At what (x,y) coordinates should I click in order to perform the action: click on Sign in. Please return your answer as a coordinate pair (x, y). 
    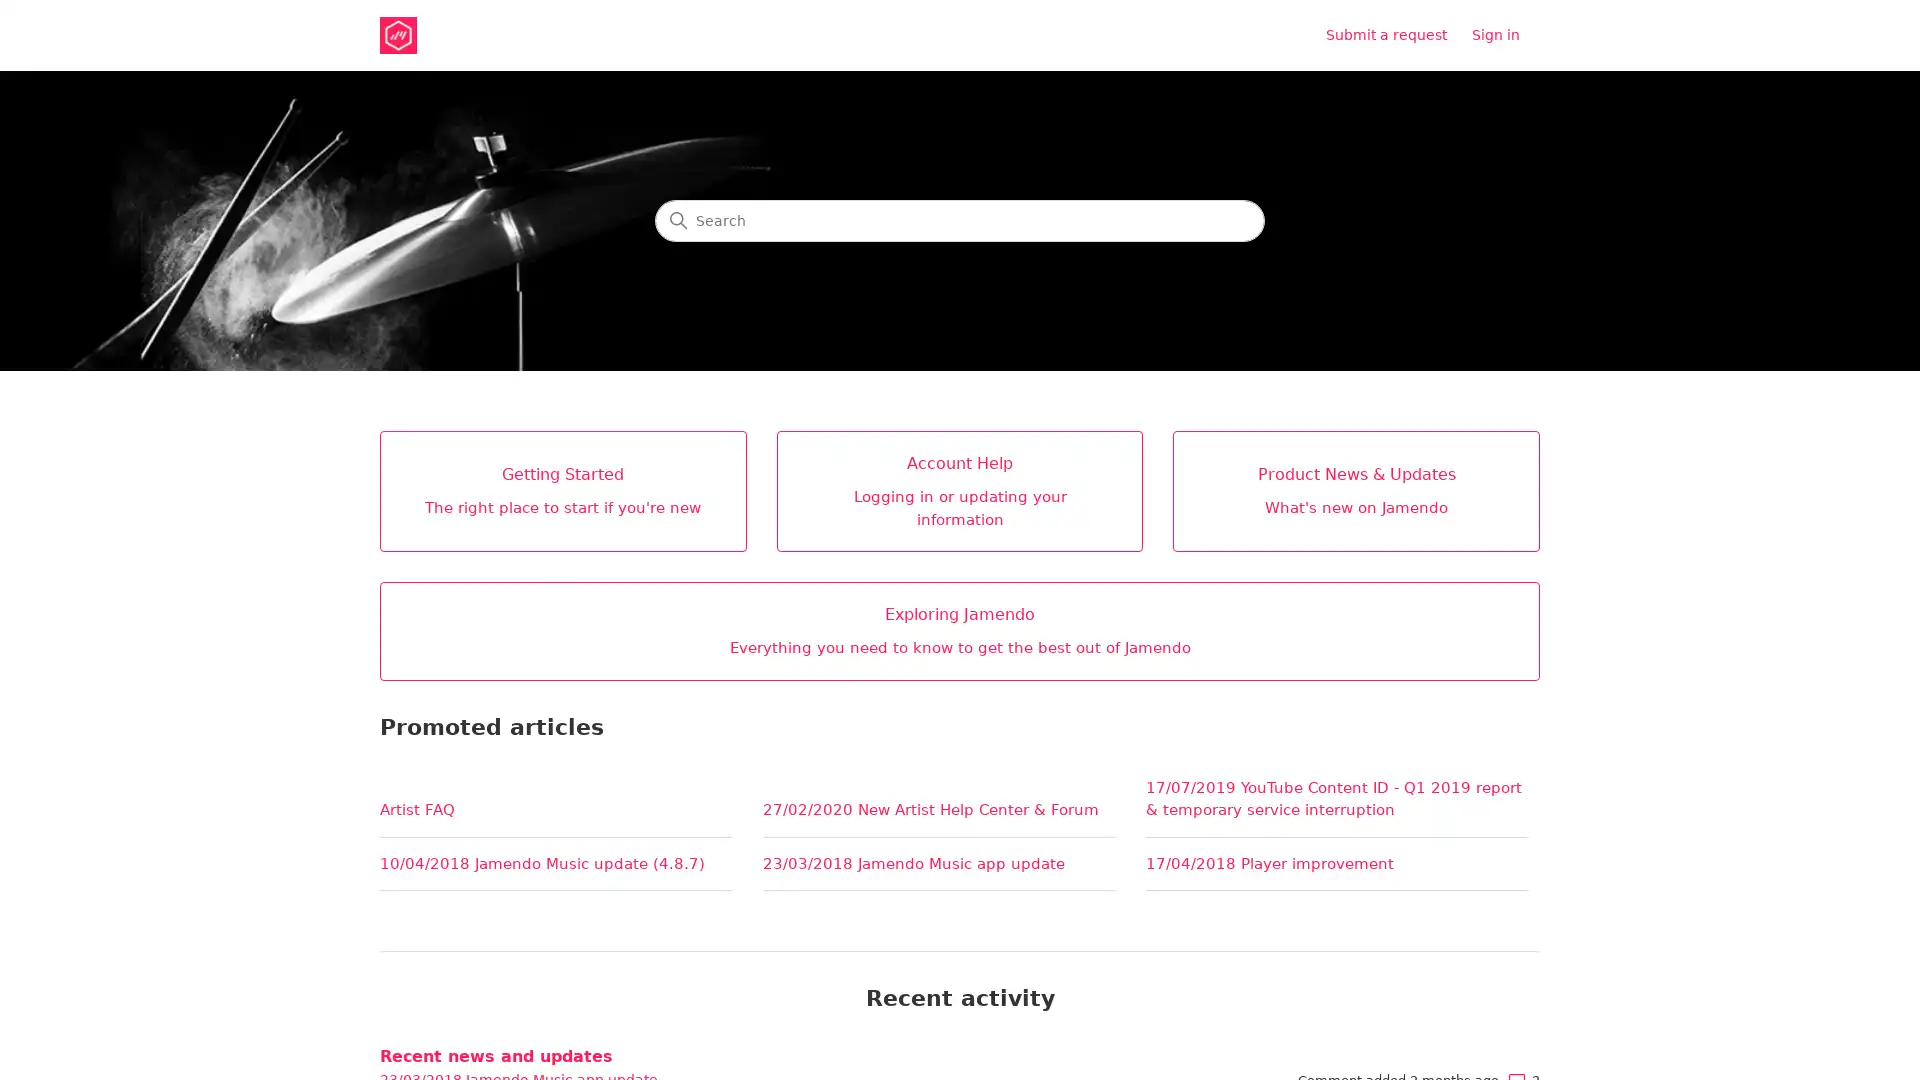
    Looking at the image, I should click on (1506, 35).